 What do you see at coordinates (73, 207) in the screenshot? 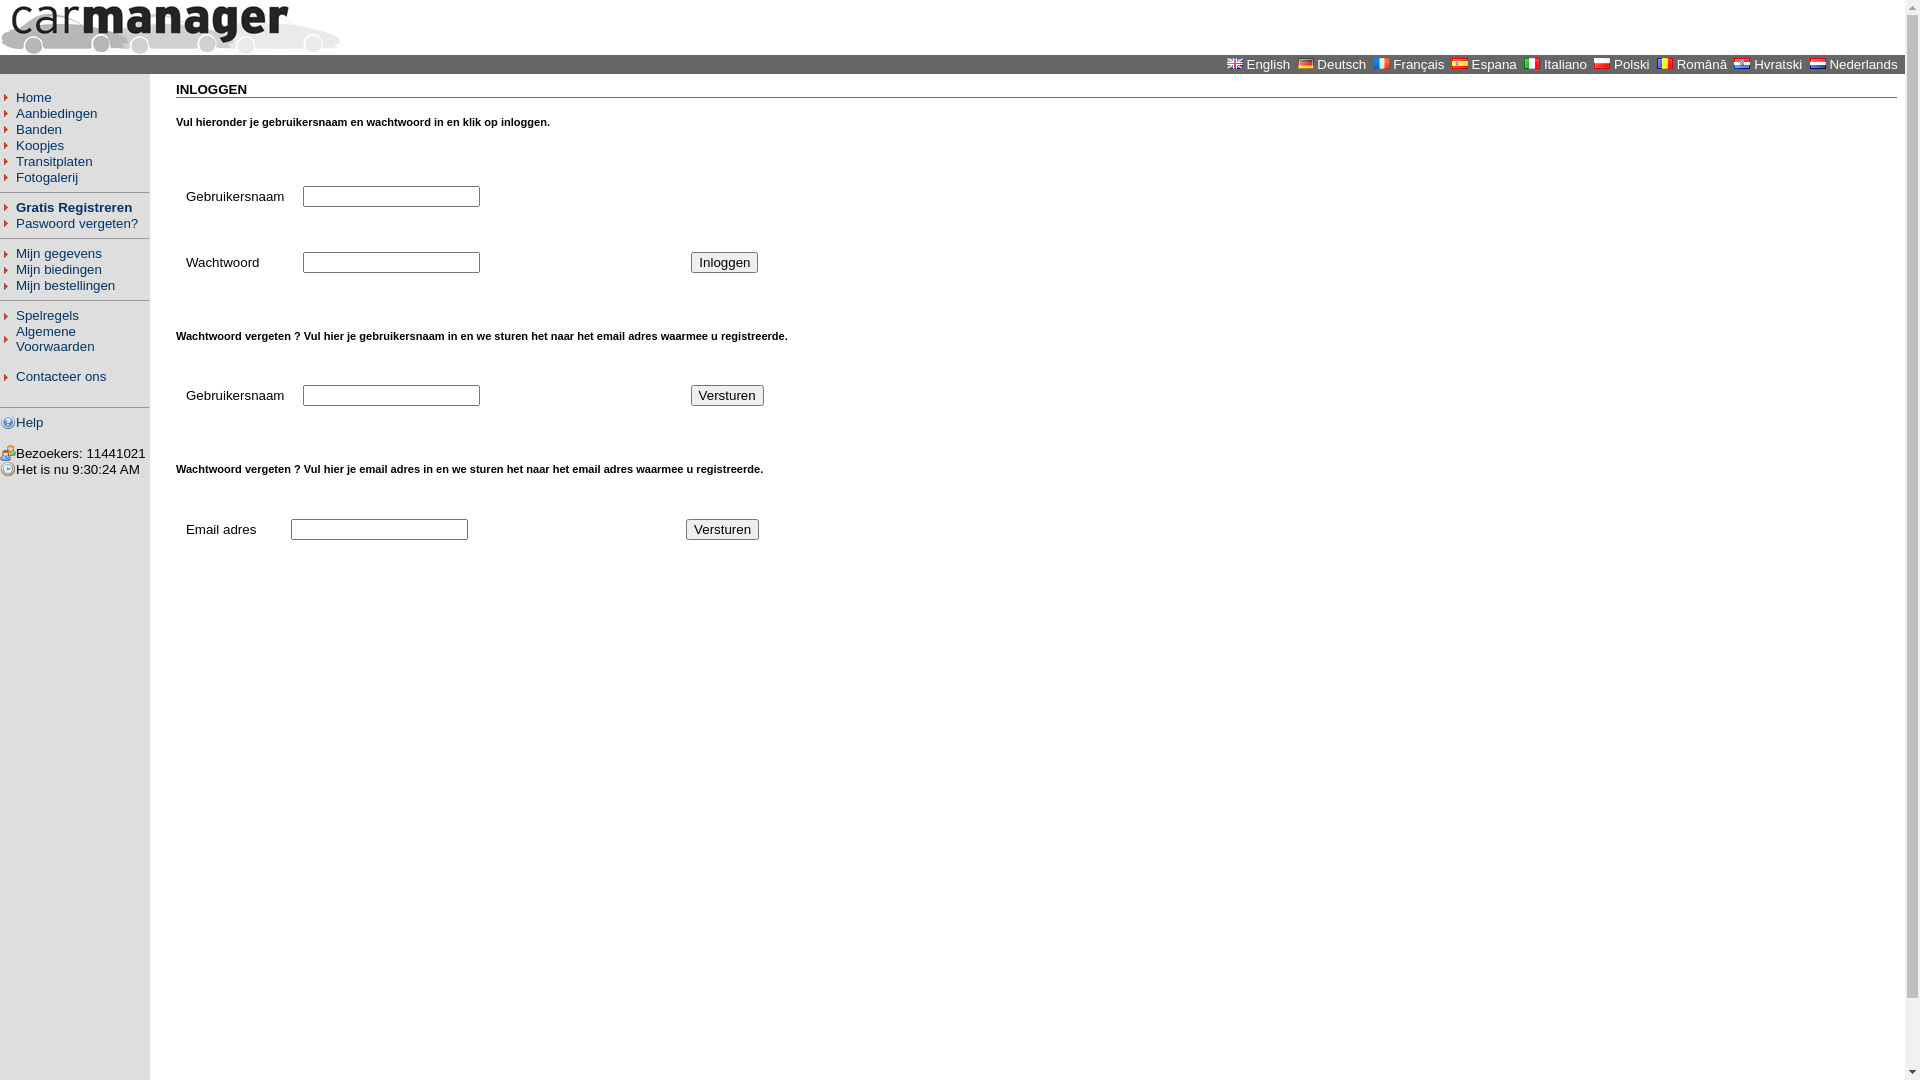
I see `'Gratis Registreren'` at bounding box center [73, 207].